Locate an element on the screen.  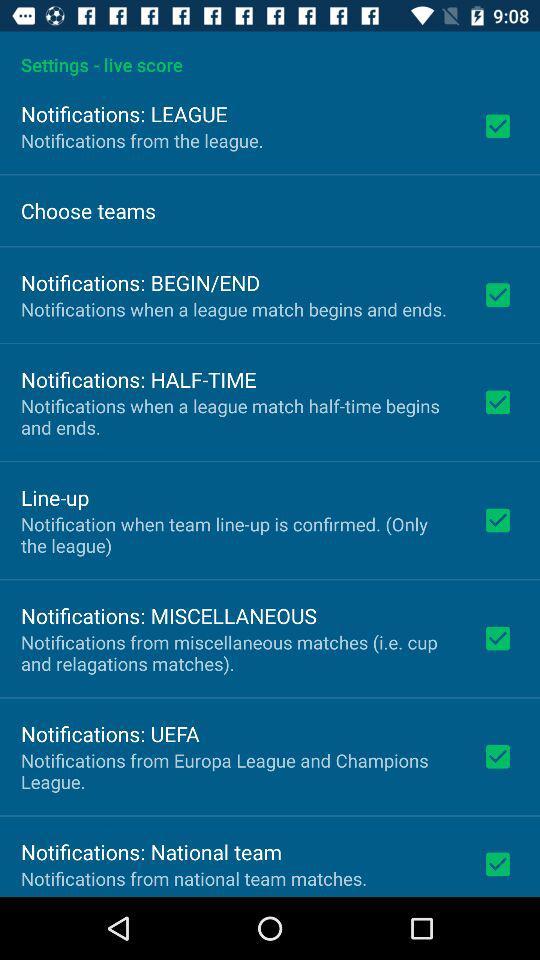
the notification when team app is located at coordinates (238, 533).